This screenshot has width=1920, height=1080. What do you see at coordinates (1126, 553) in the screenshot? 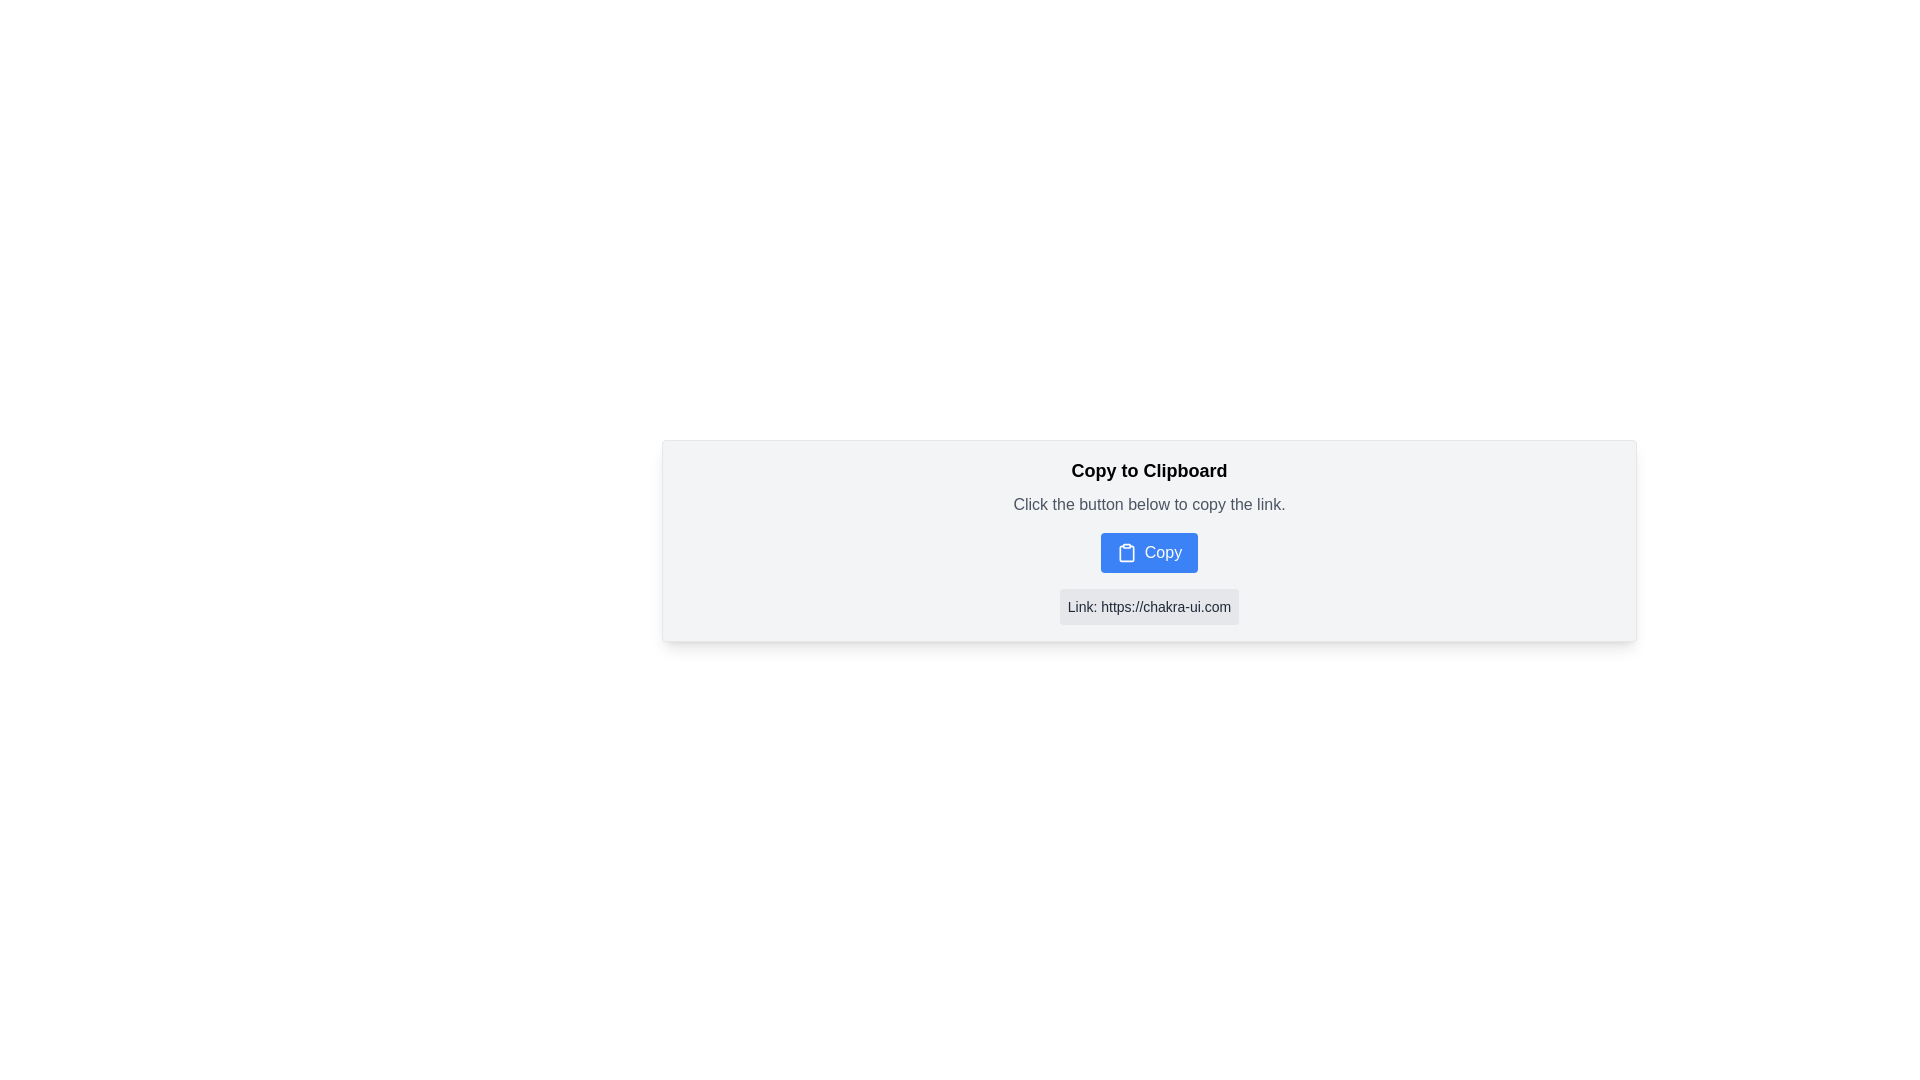
I see `the SVG graphic icon resembling a clipboard, which is centrally positioned within the button labeled 'Copy'` at bounding box center [1126, 553].